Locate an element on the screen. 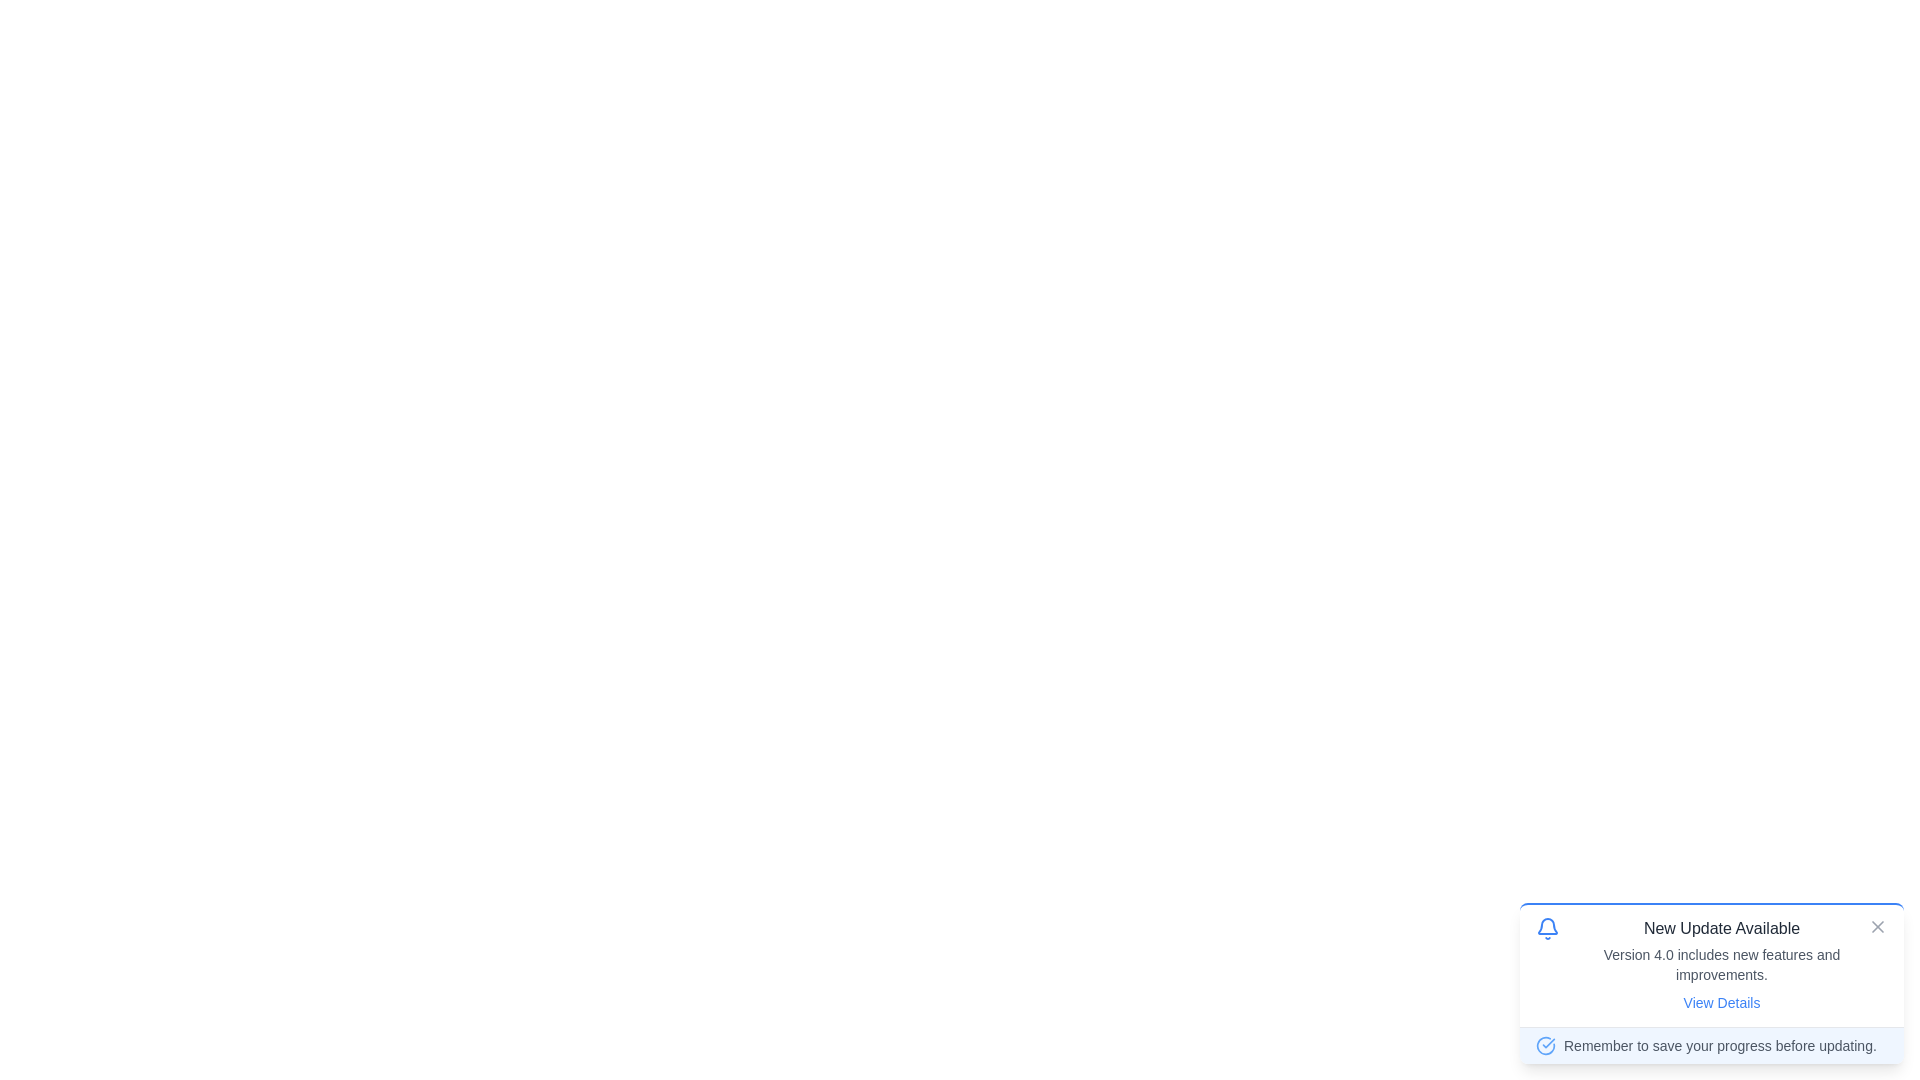 This screenshot has height=1080, width=1920. the Close button icon located at the top-right corner of the notification card is located at coordinates (1876, 926).